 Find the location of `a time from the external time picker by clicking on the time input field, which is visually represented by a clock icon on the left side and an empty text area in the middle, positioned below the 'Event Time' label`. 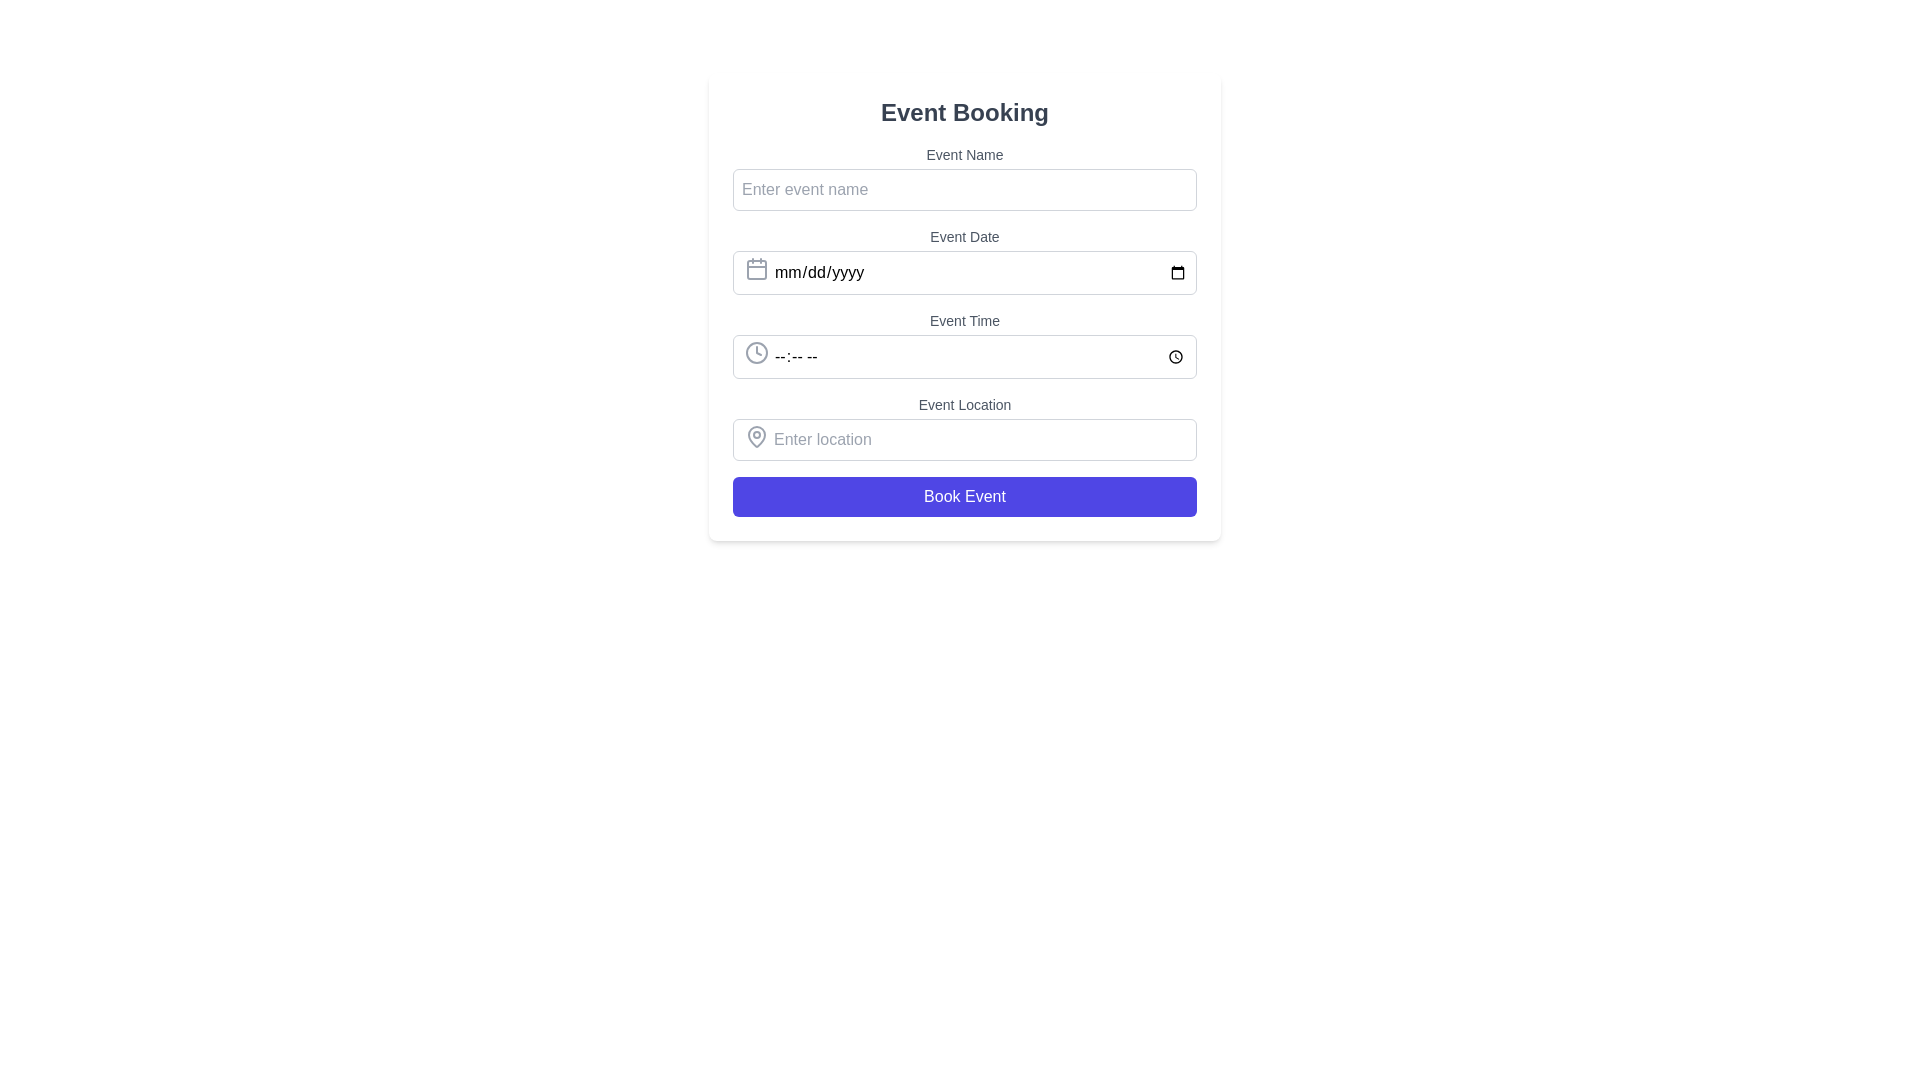

a time from the external time picker by clicking on the time input field, which is visually represented by a clock icon on the left side and an empty text area in the middle, positioned below the 'Event Time' label is located at coordinates (964, 353).